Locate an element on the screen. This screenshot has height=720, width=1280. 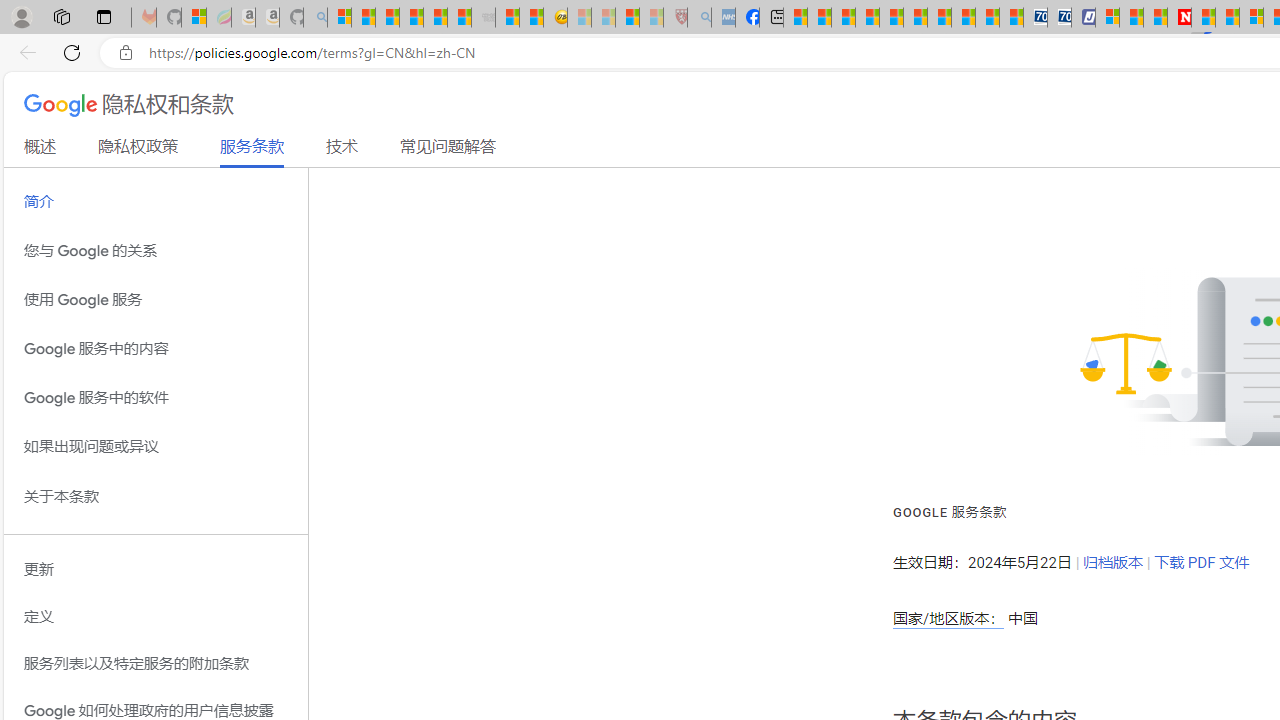
'14 Common Myths Debunked By Scientific Facts' is located at coordinates (1226, 17).